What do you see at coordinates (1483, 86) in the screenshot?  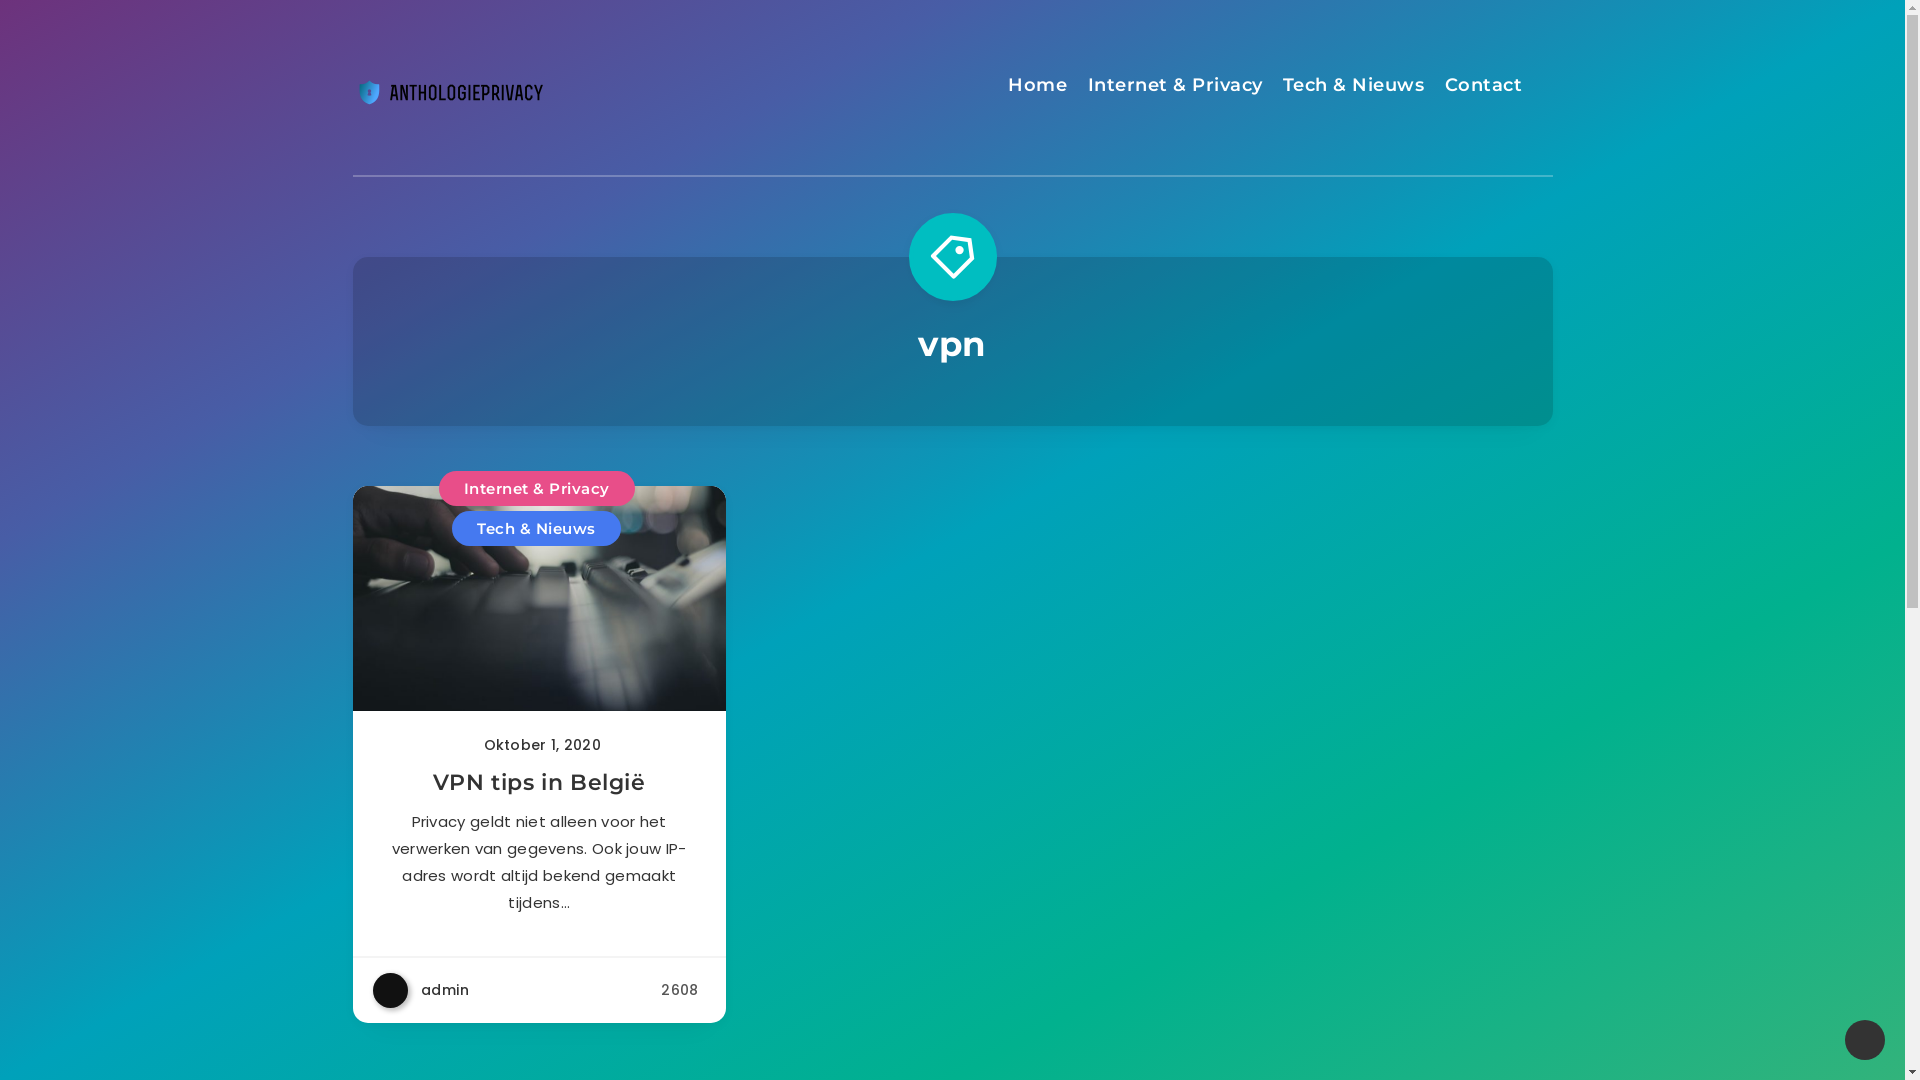 I see `'Contact'` at bounding box center [1483, 86].